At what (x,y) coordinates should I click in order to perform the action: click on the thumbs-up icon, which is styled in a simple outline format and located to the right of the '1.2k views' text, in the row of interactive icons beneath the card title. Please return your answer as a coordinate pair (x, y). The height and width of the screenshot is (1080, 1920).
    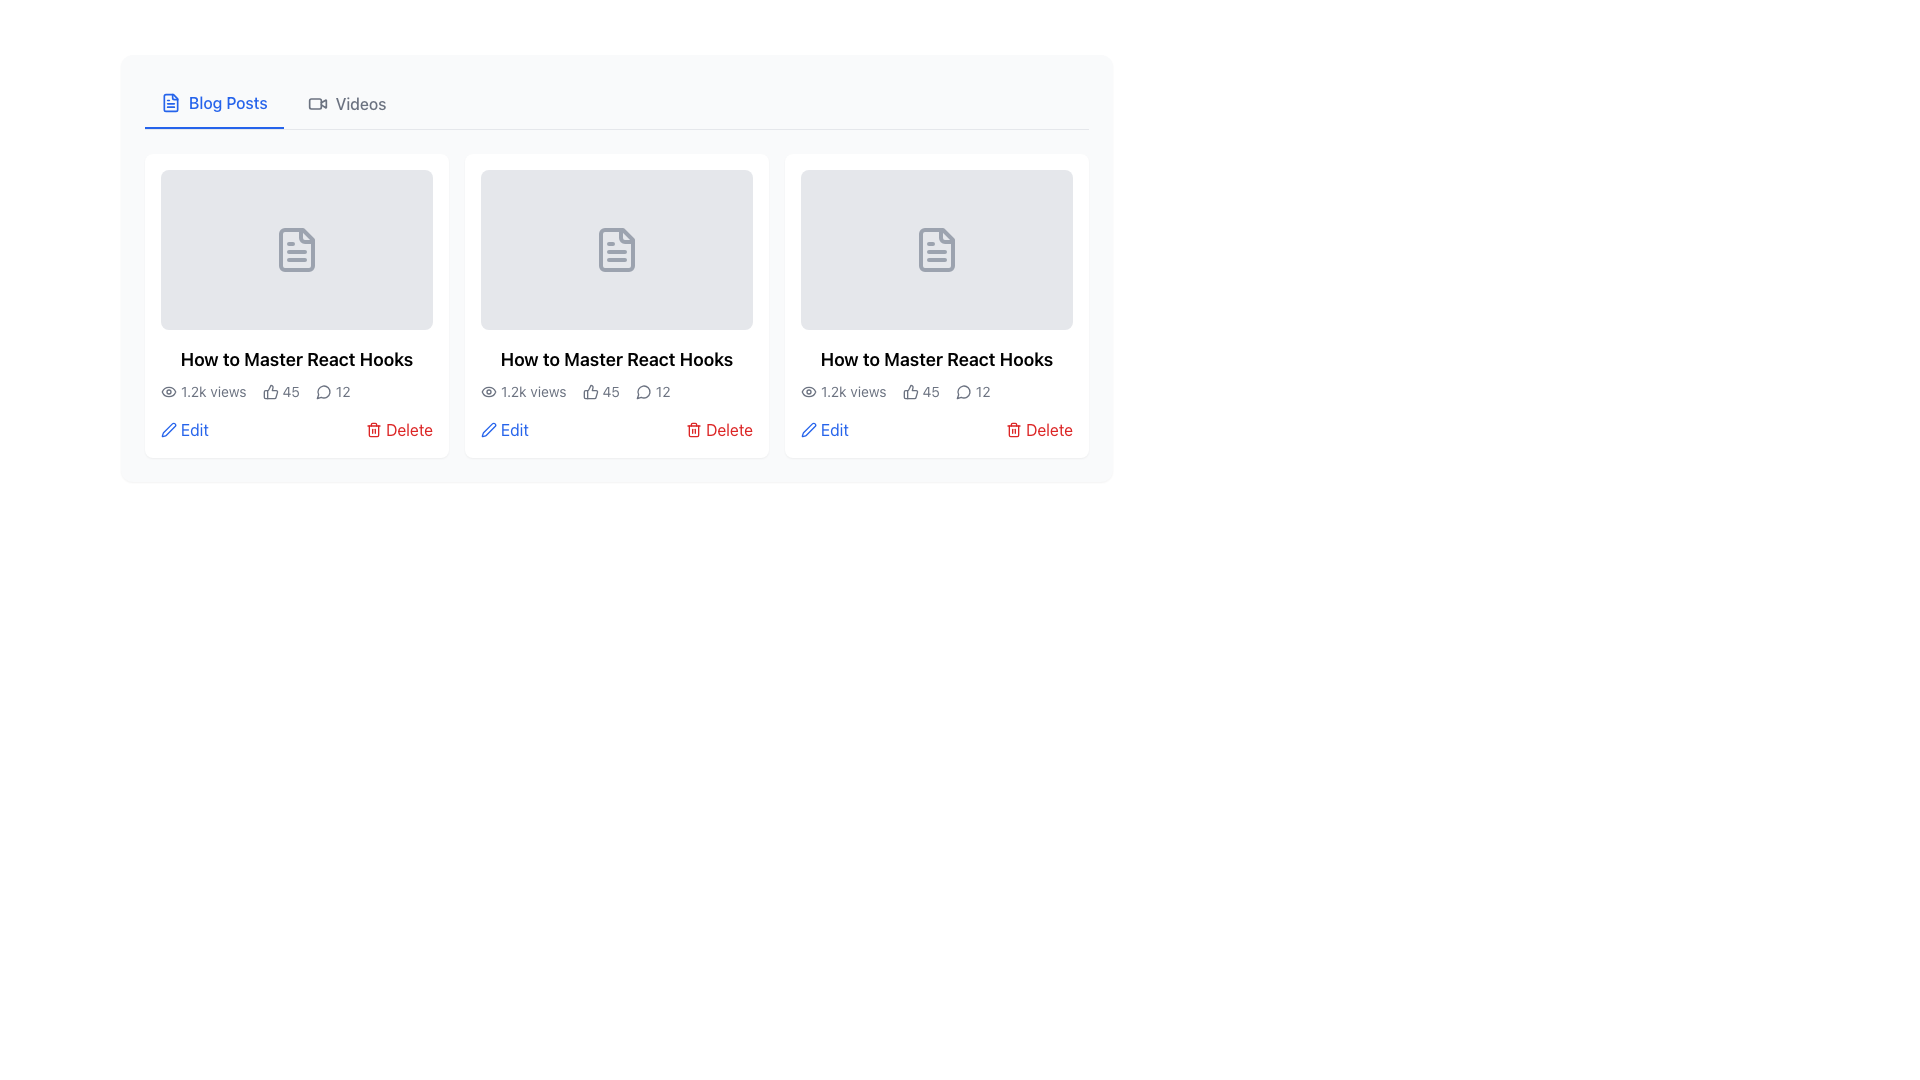
    Looking at the image, I should click on (589, 392).